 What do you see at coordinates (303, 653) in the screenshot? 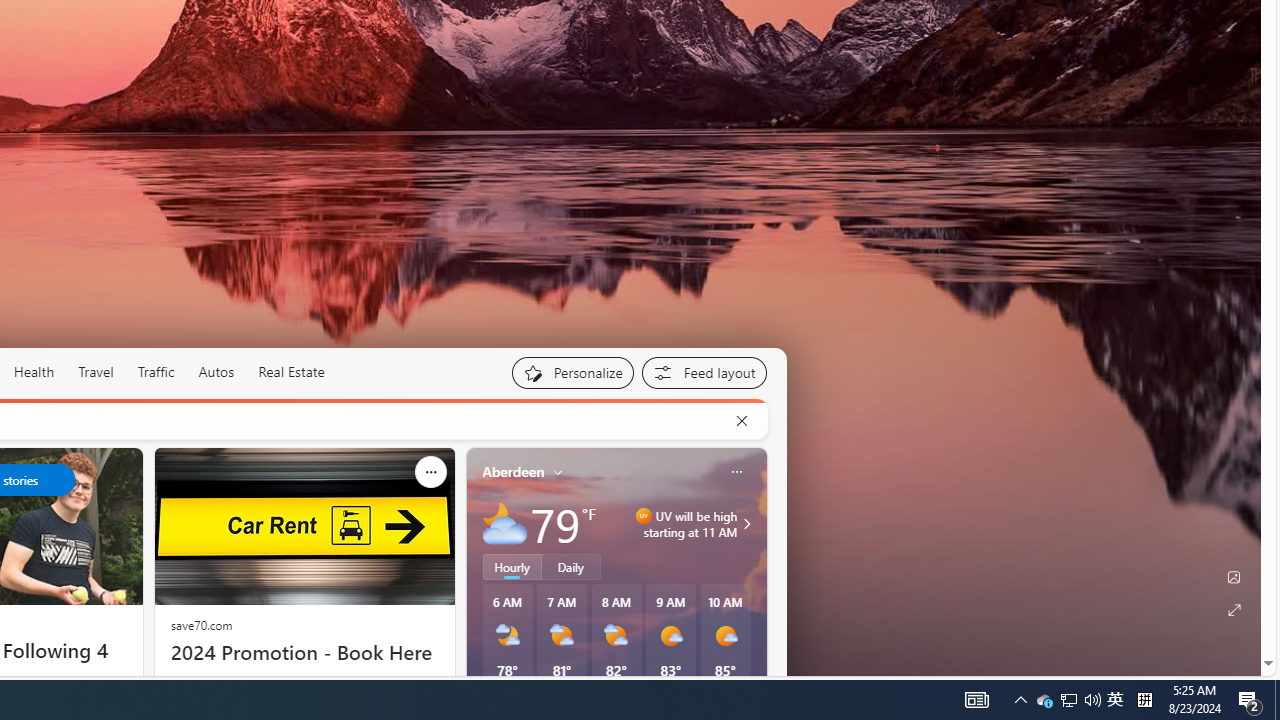
I see `'2024 Promotion - Book Here'` at bounding box center [303, 653].